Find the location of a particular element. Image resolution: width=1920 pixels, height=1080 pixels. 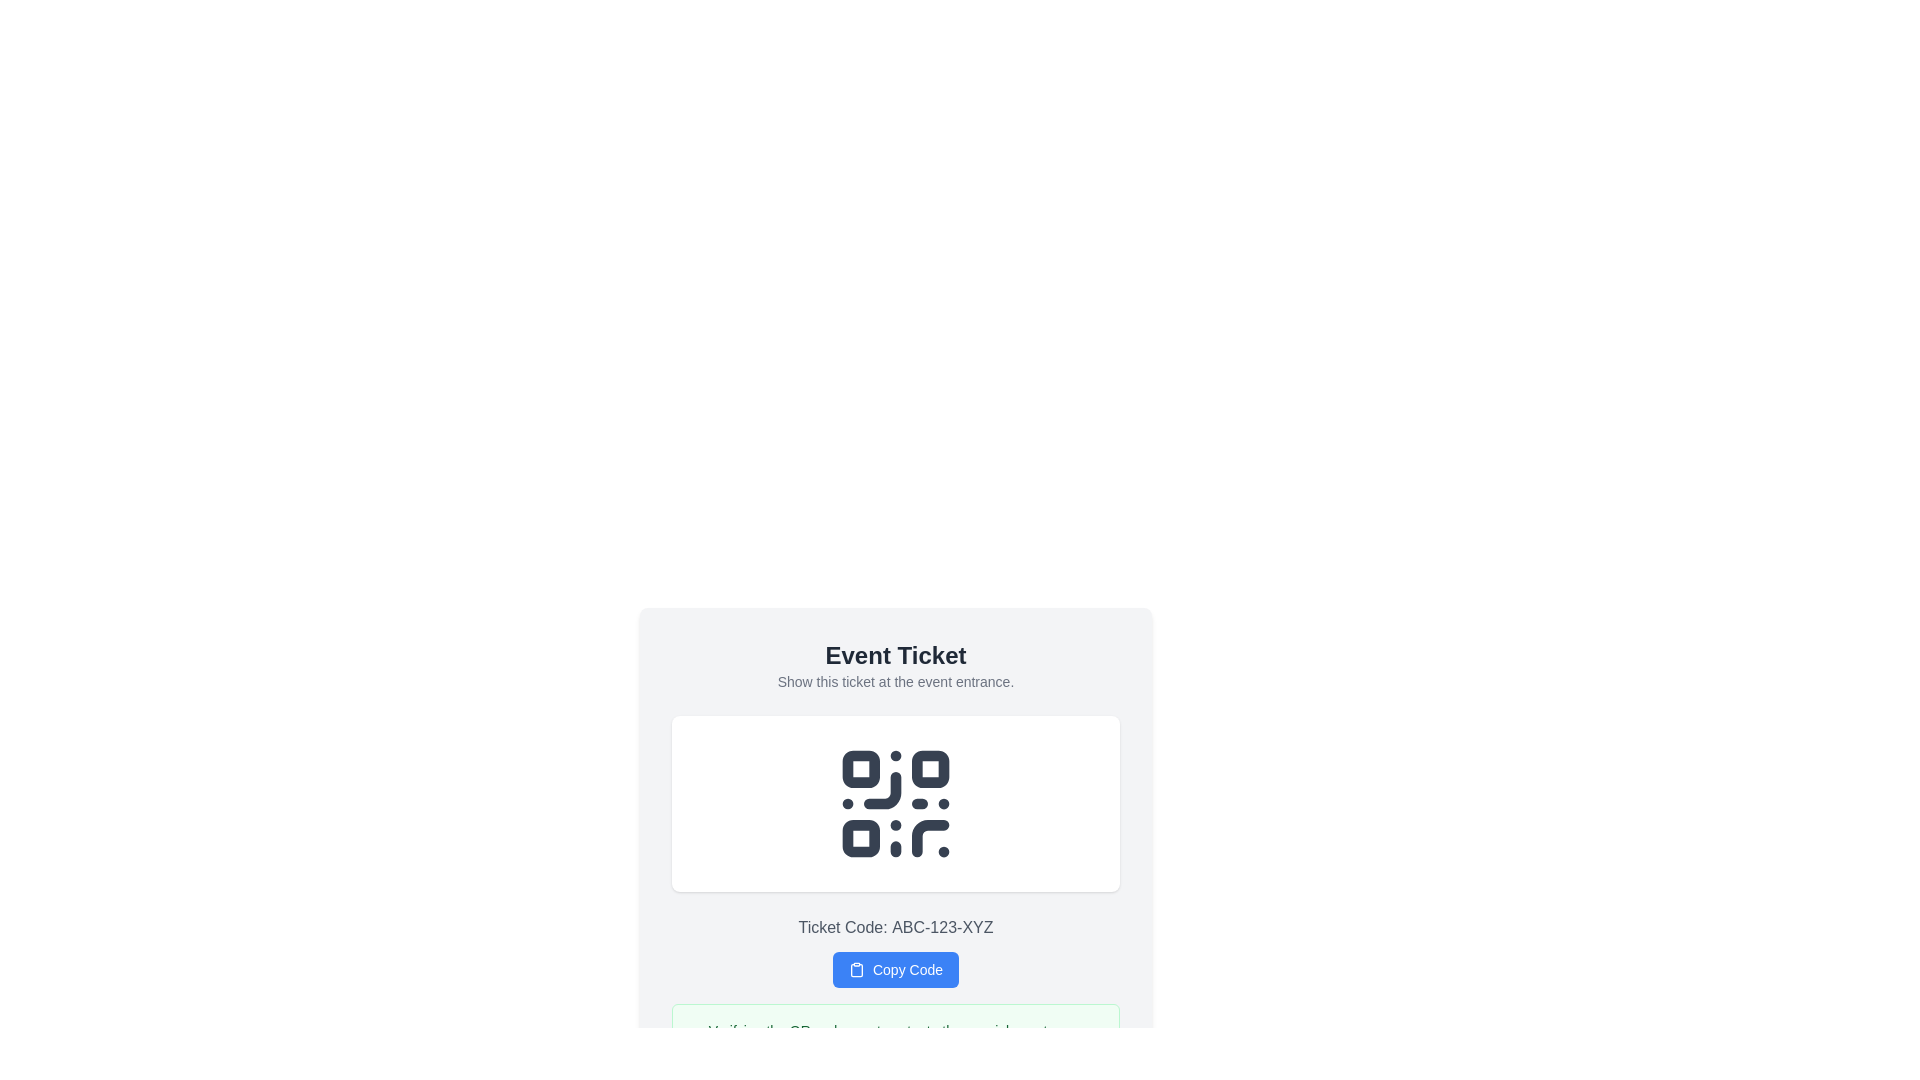

the decorative Icon Segment located in the bottom-right corner of the QR code representation is located at coordinates (929, 838).